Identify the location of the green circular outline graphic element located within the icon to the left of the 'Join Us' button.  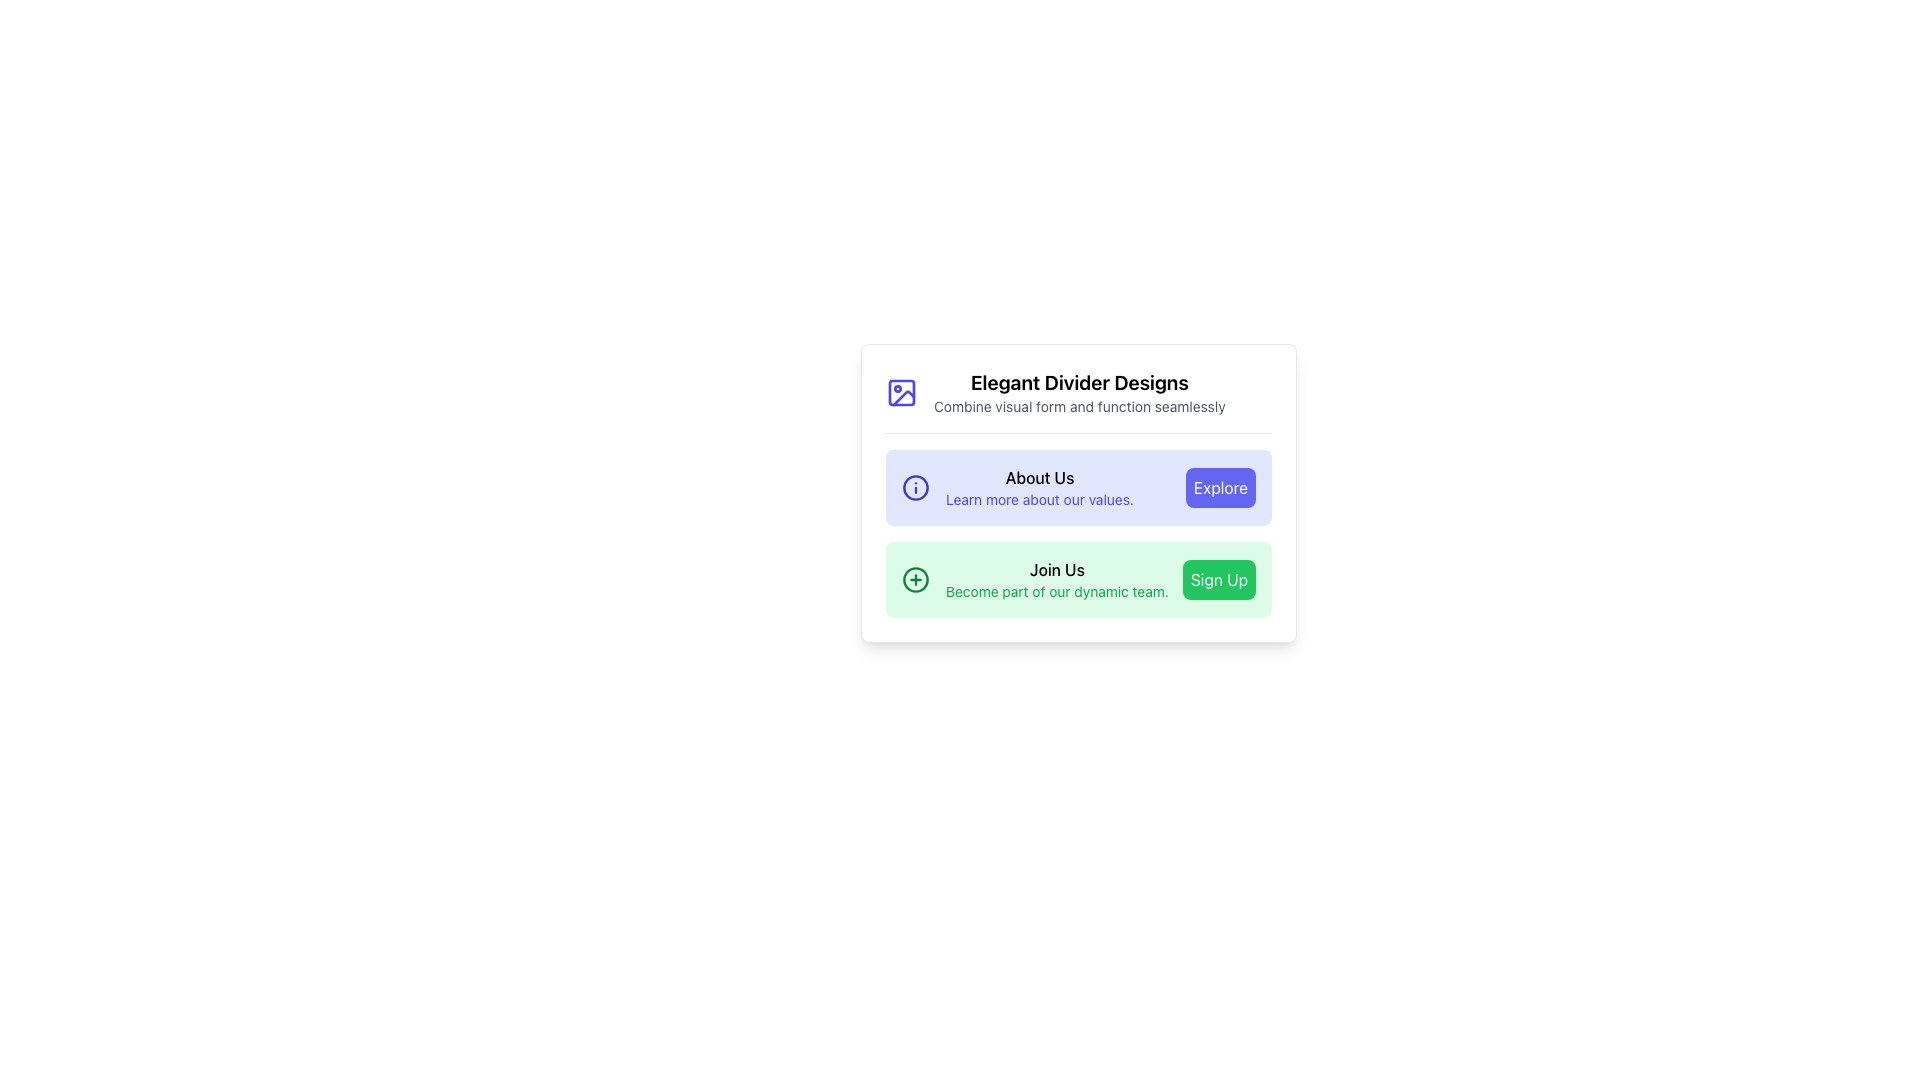
(915, 579).